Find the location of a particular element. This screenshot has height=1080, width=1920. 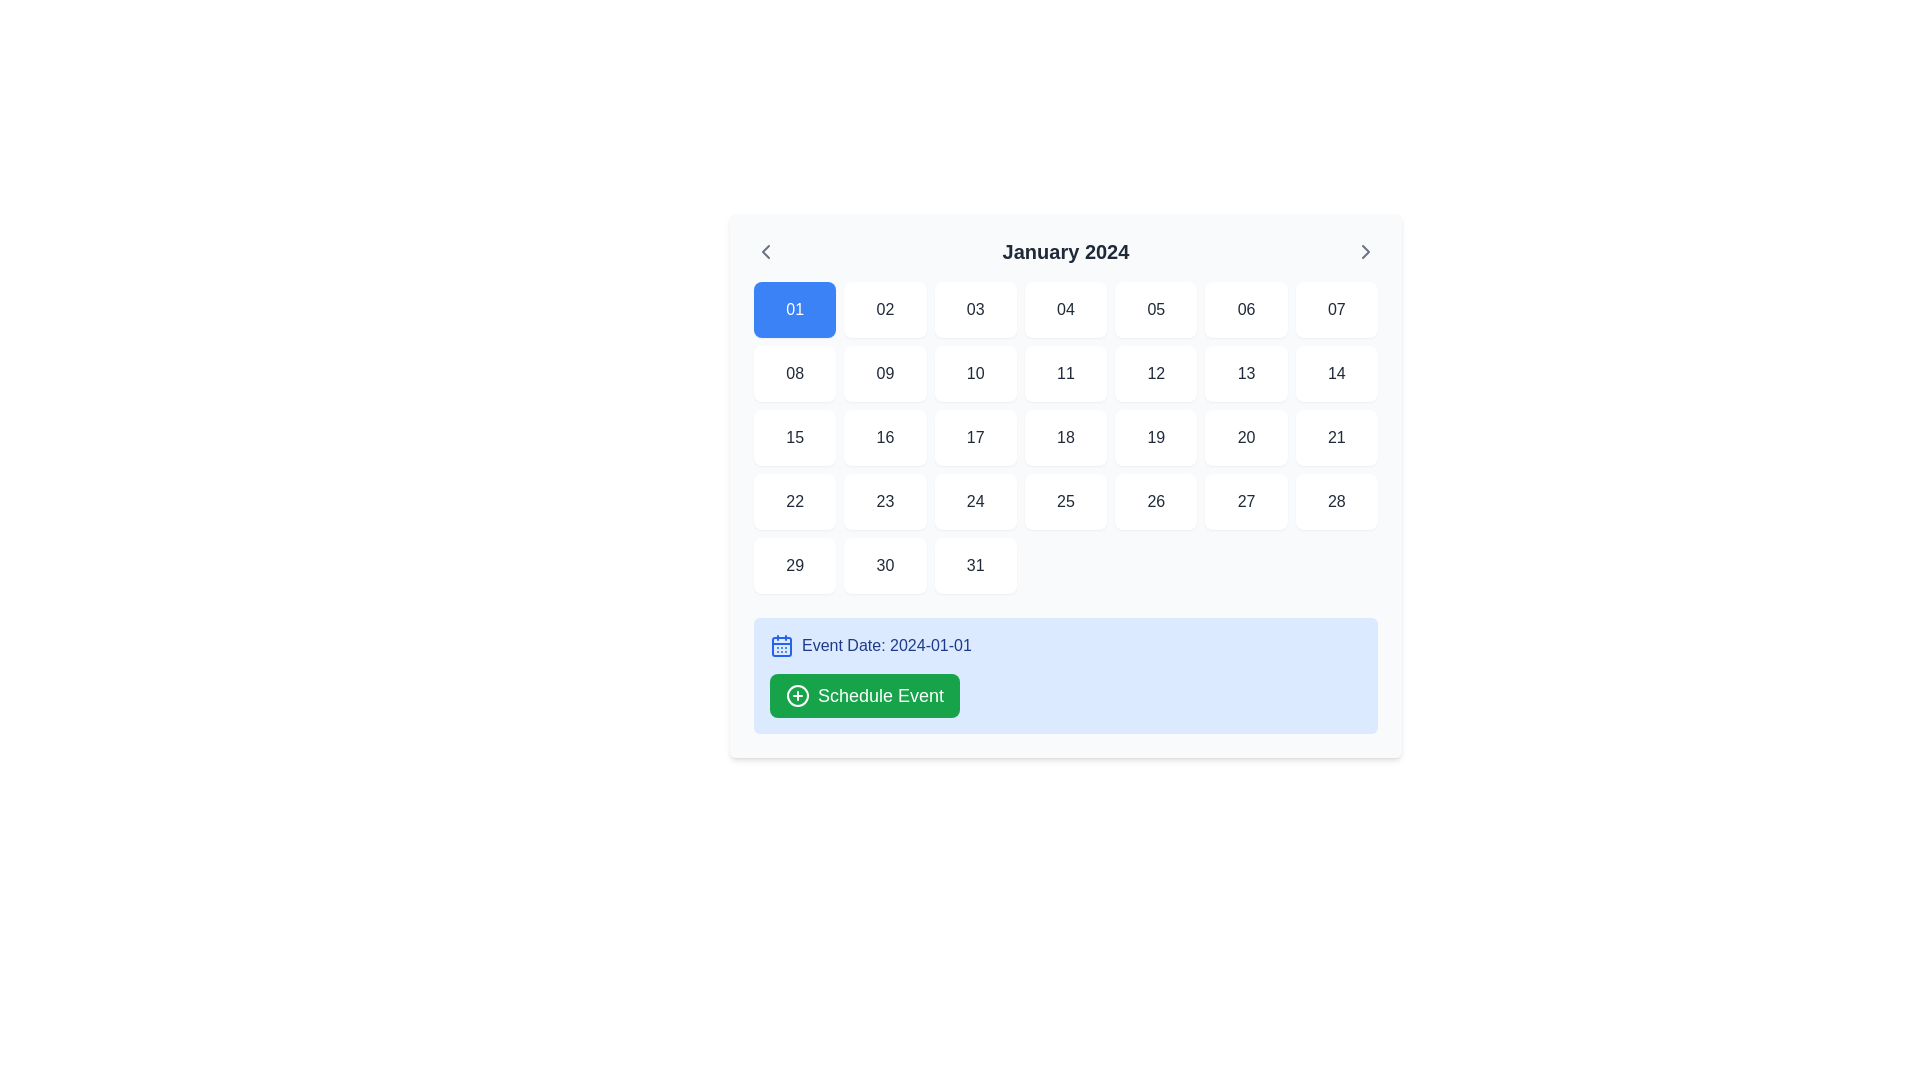

the calendar day button representing the 14th day, located in the second row and seventh column of the calendar grid is located at coordinates (1336, 374).